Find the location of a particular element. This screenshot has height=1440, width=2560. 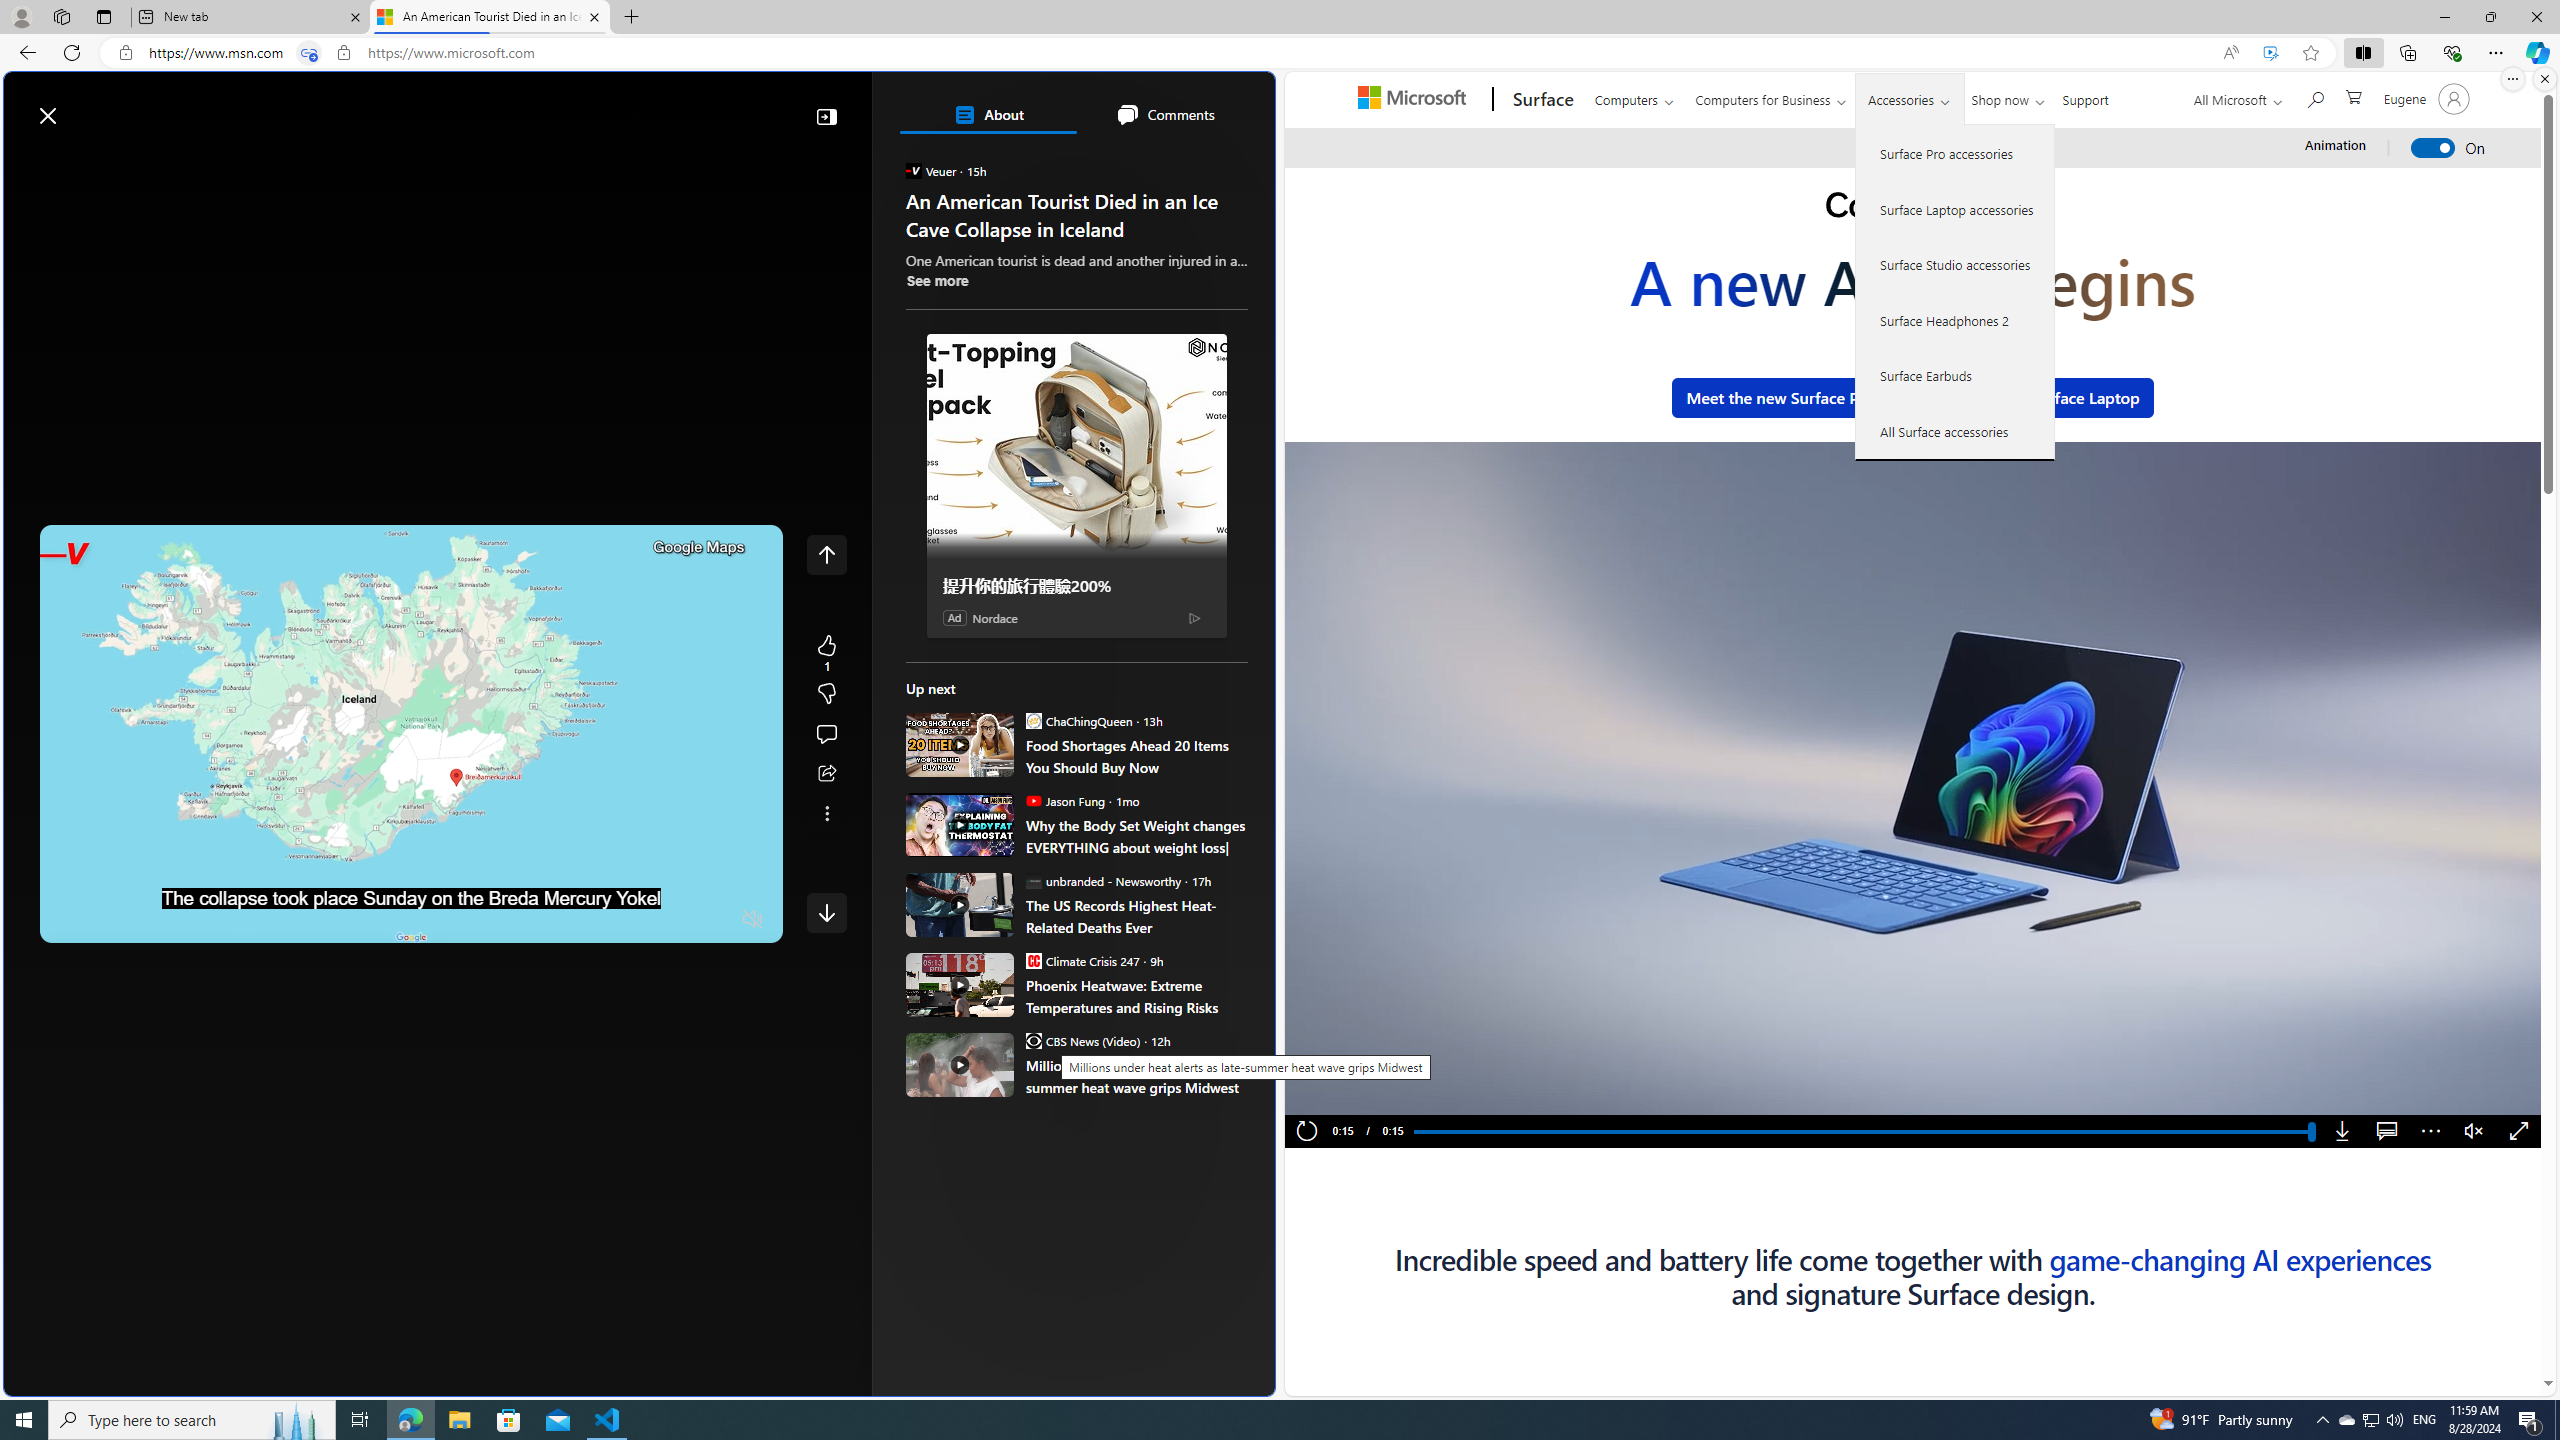

'Tabs in split screen' is located at coordinates (309, 53).